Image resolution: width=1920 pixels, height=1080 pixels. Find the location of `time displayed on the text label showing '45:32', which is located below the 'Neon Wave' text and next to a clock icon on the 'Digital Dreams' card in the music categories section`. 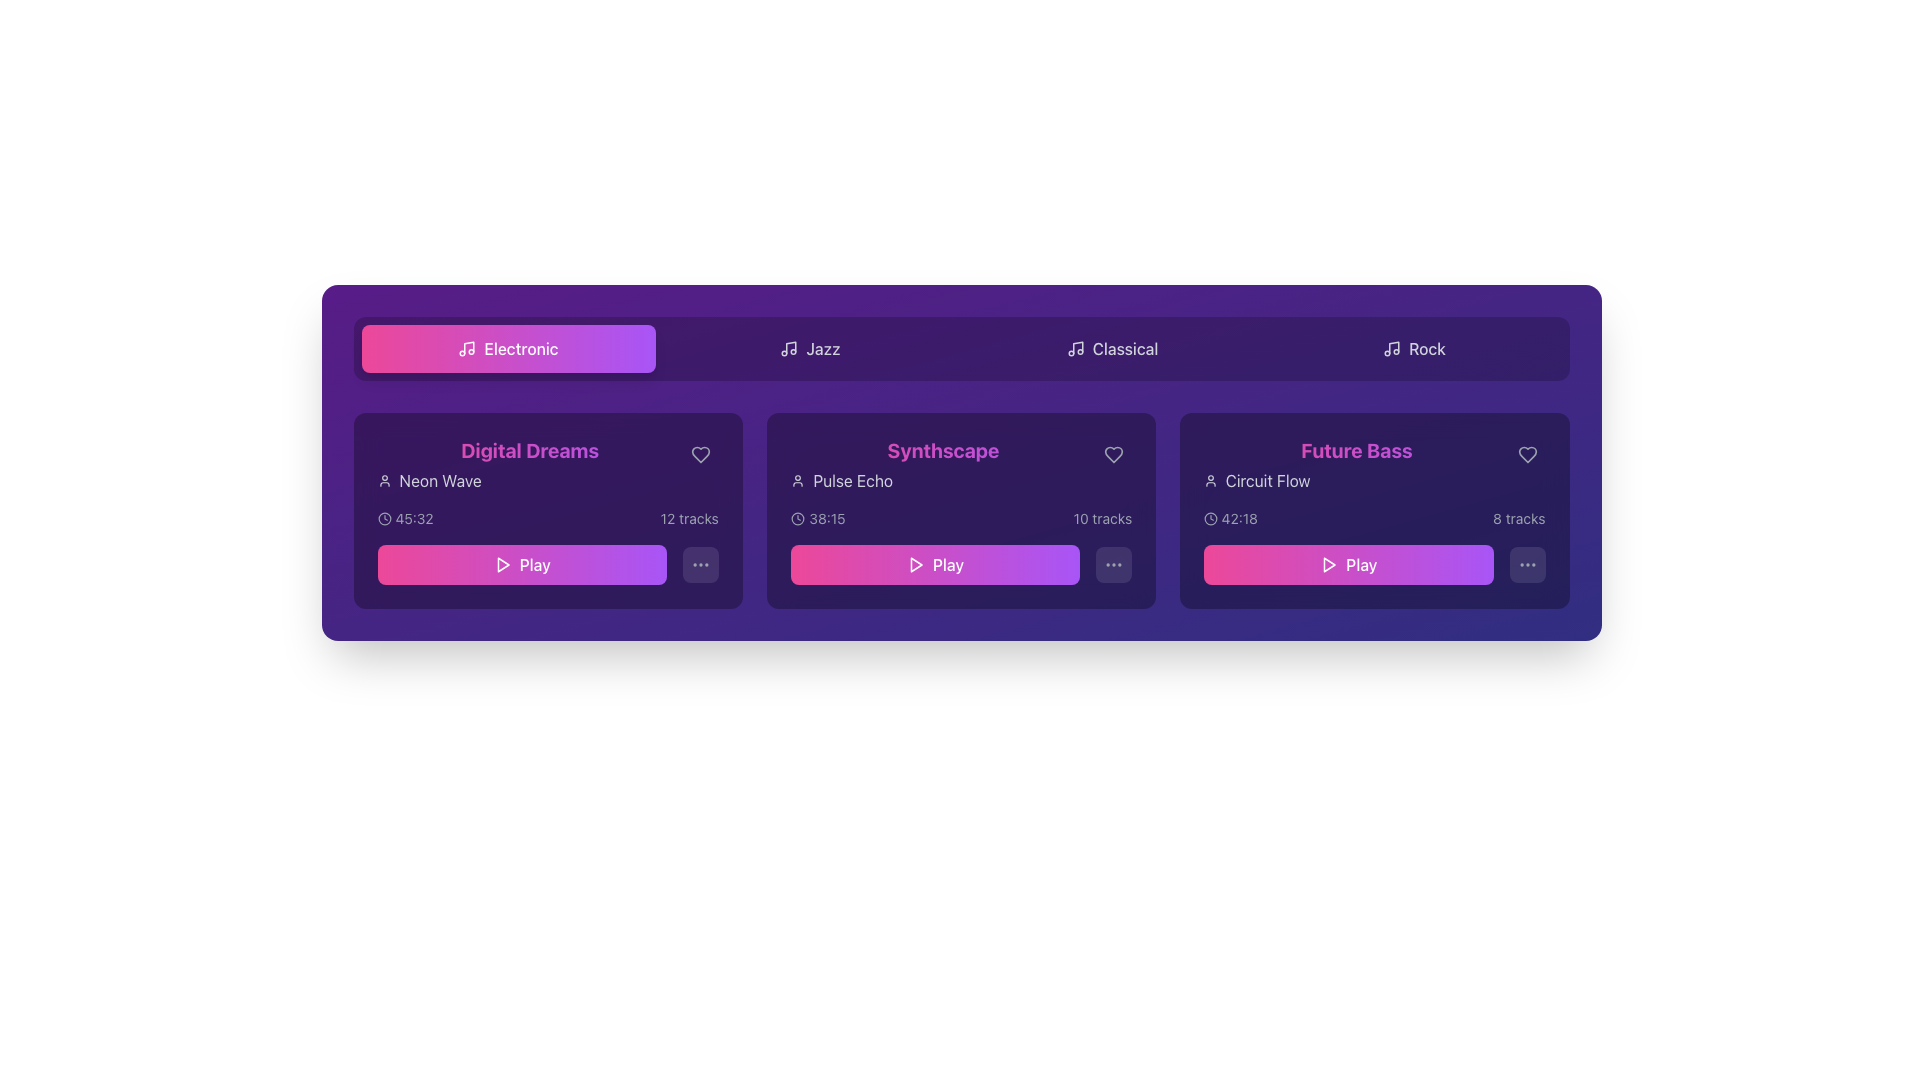

time displayed on the text label showing '45:32', which is located below the 'Neon Wave' text and next to a clock icon on the 'Digital Dreams' card in the music categories section is located at coordinates (413, 518).